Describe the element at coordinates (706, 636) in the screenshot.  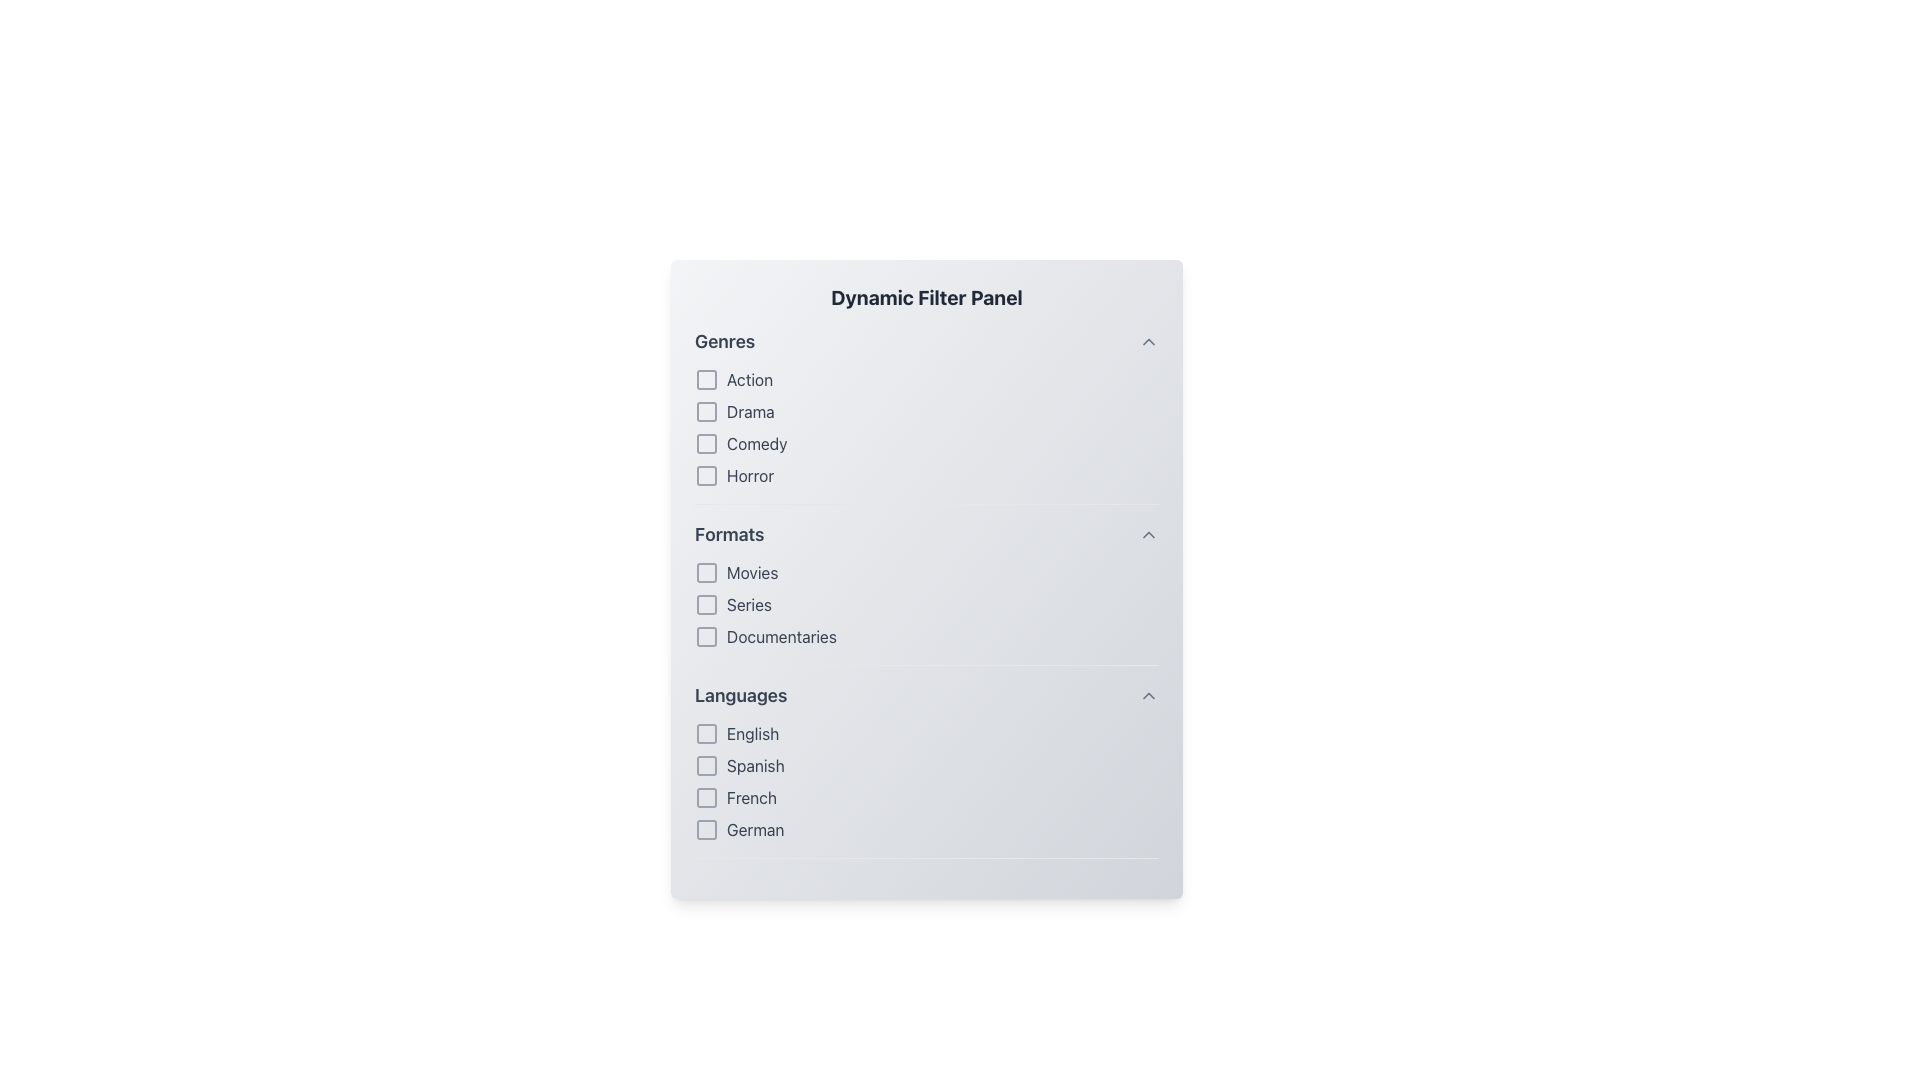
I see `the Checkbox Indicator representing the selected state of the 'Documentaries' option located in the 'Formats' section` at that location.